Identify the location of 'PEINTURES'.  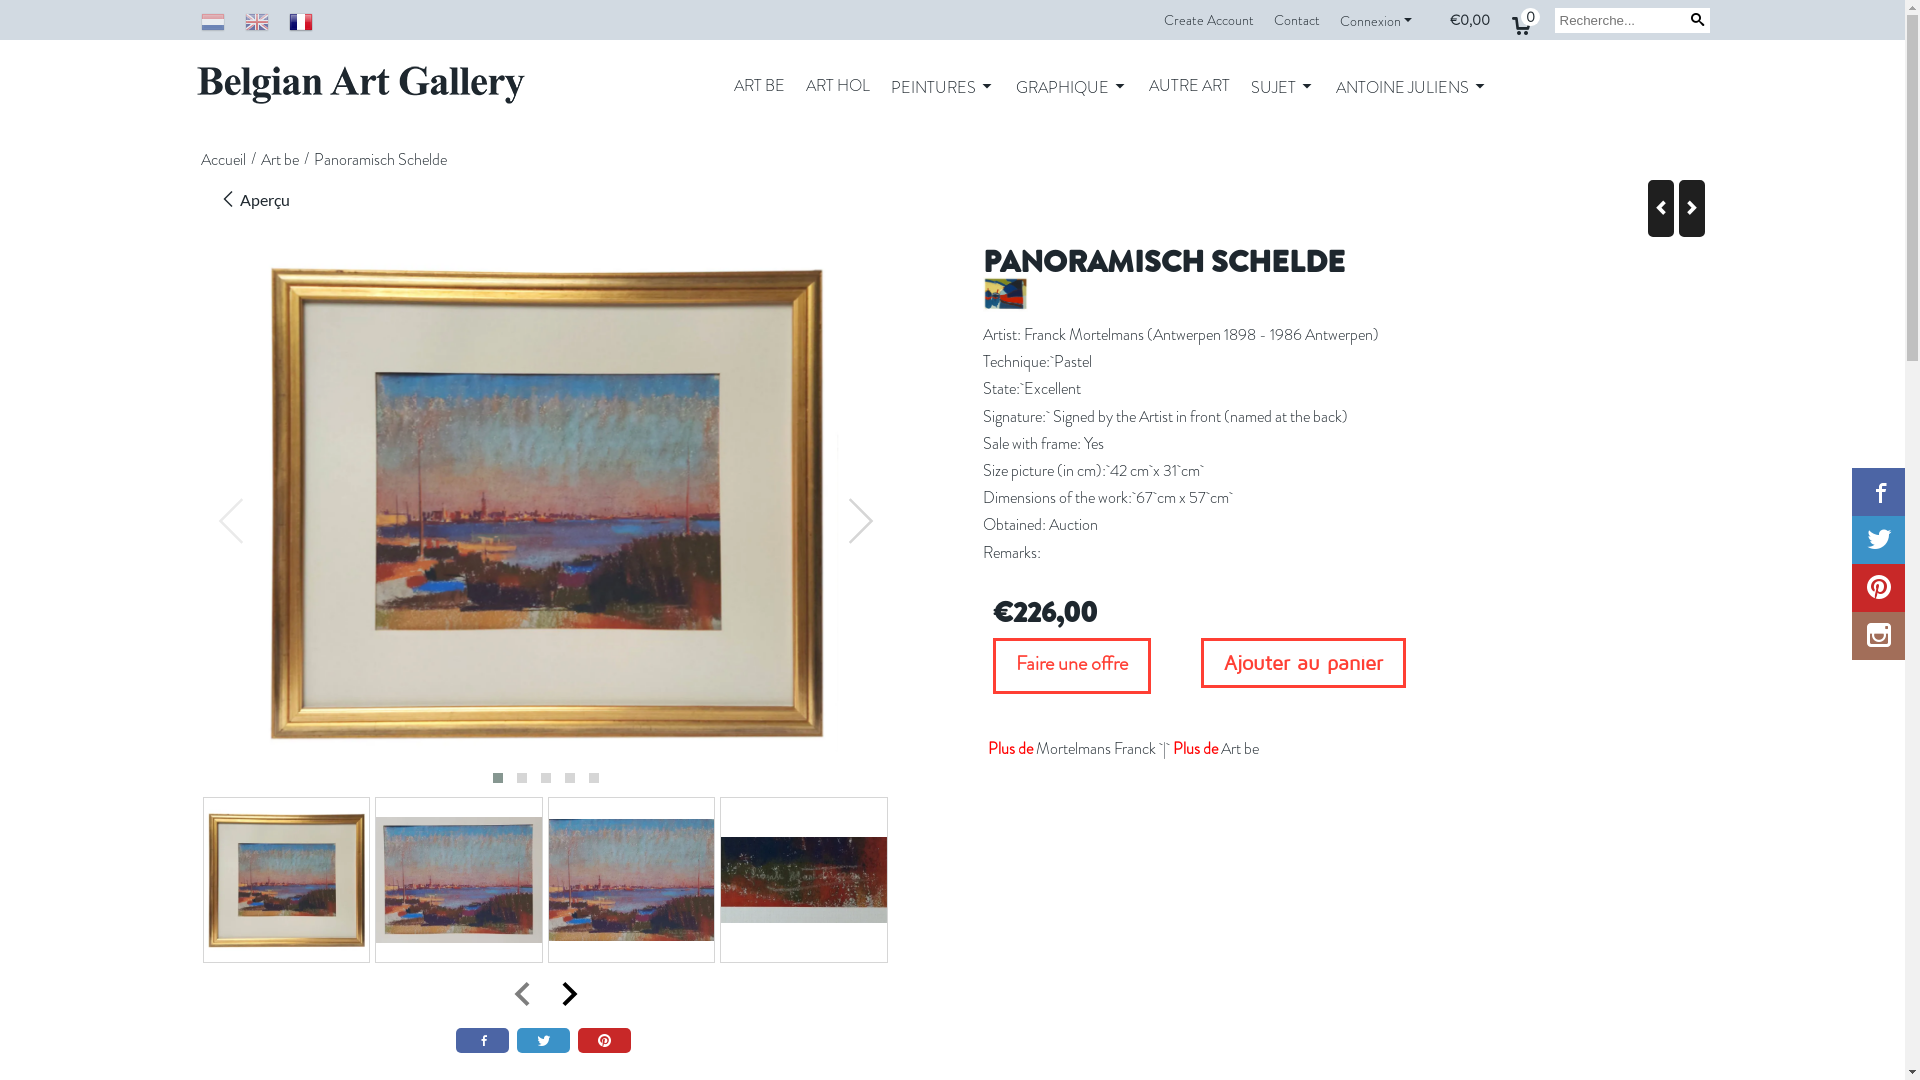
(941, 86).